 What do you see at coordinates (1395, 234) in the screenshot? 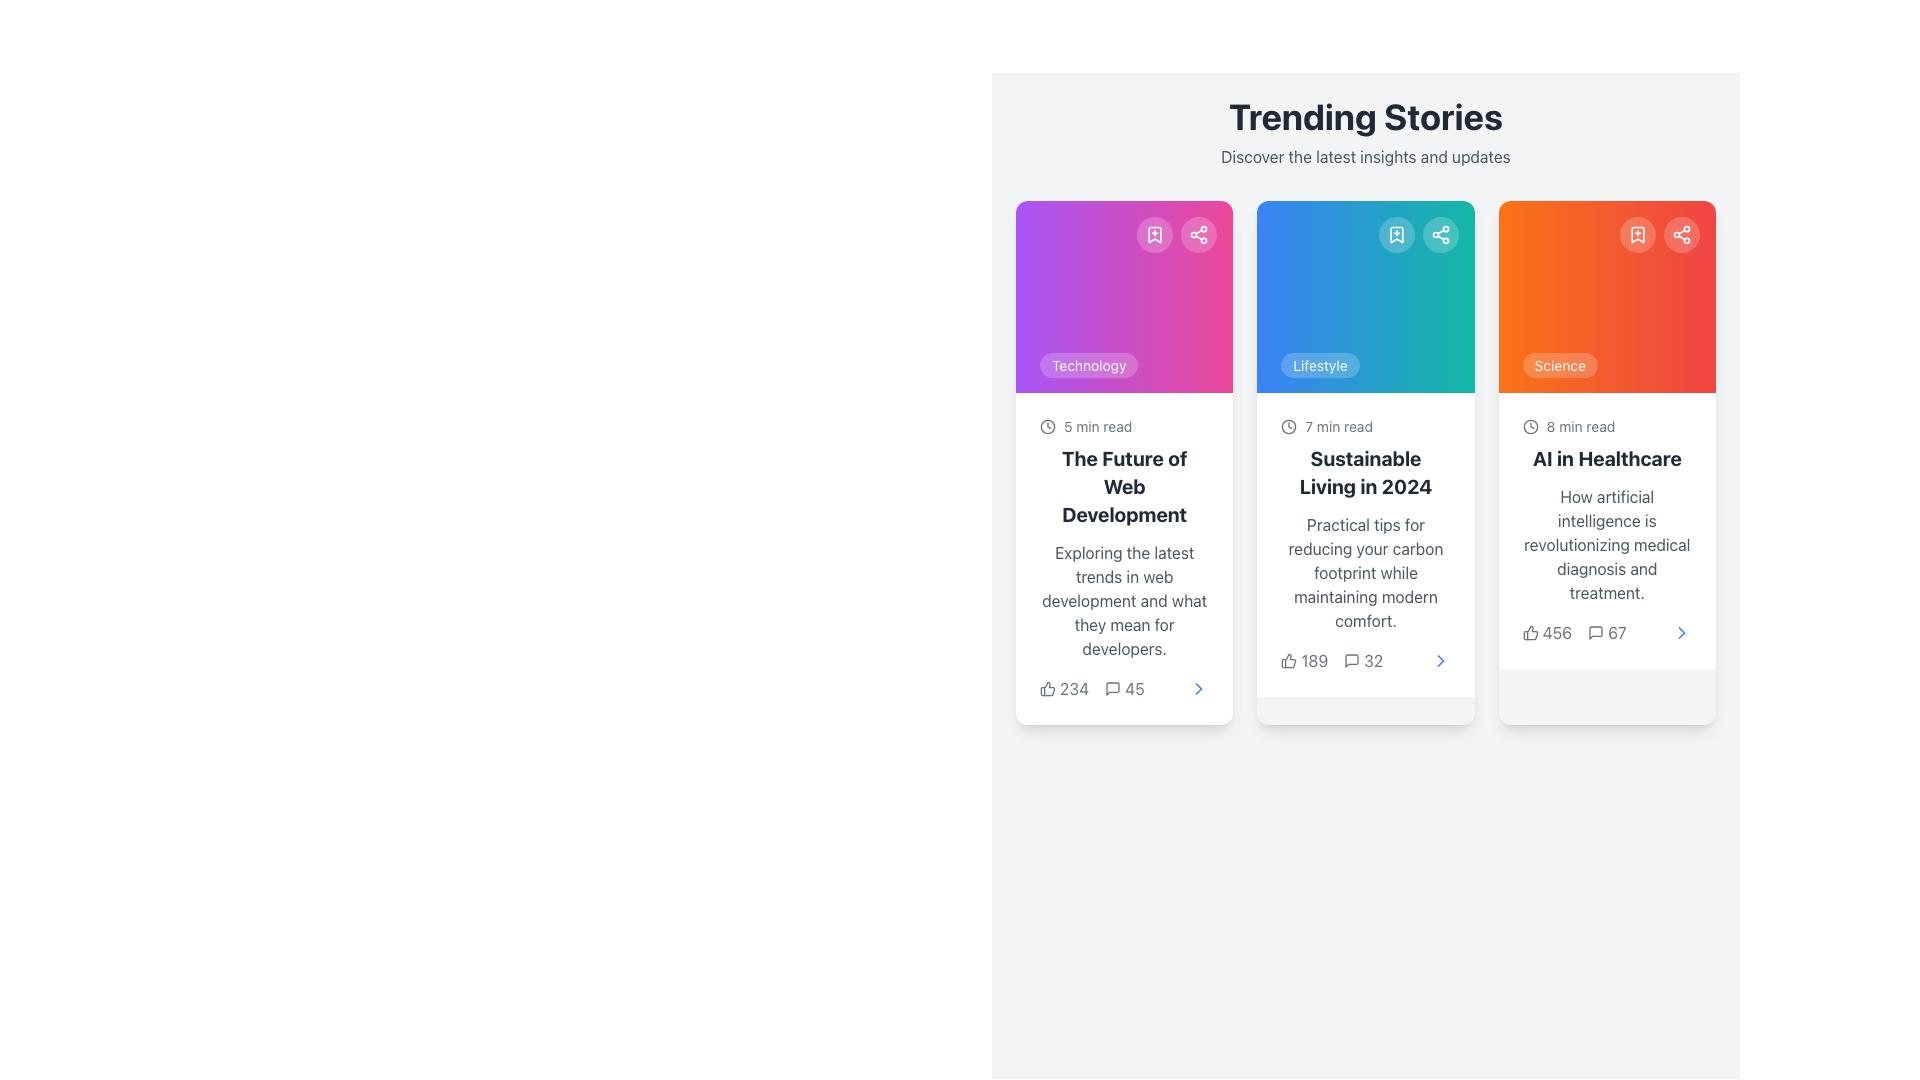
I see `the bookmark icon located in the top-right corner of the 'Lifestyle' card` at bounding box center [1395, 234].